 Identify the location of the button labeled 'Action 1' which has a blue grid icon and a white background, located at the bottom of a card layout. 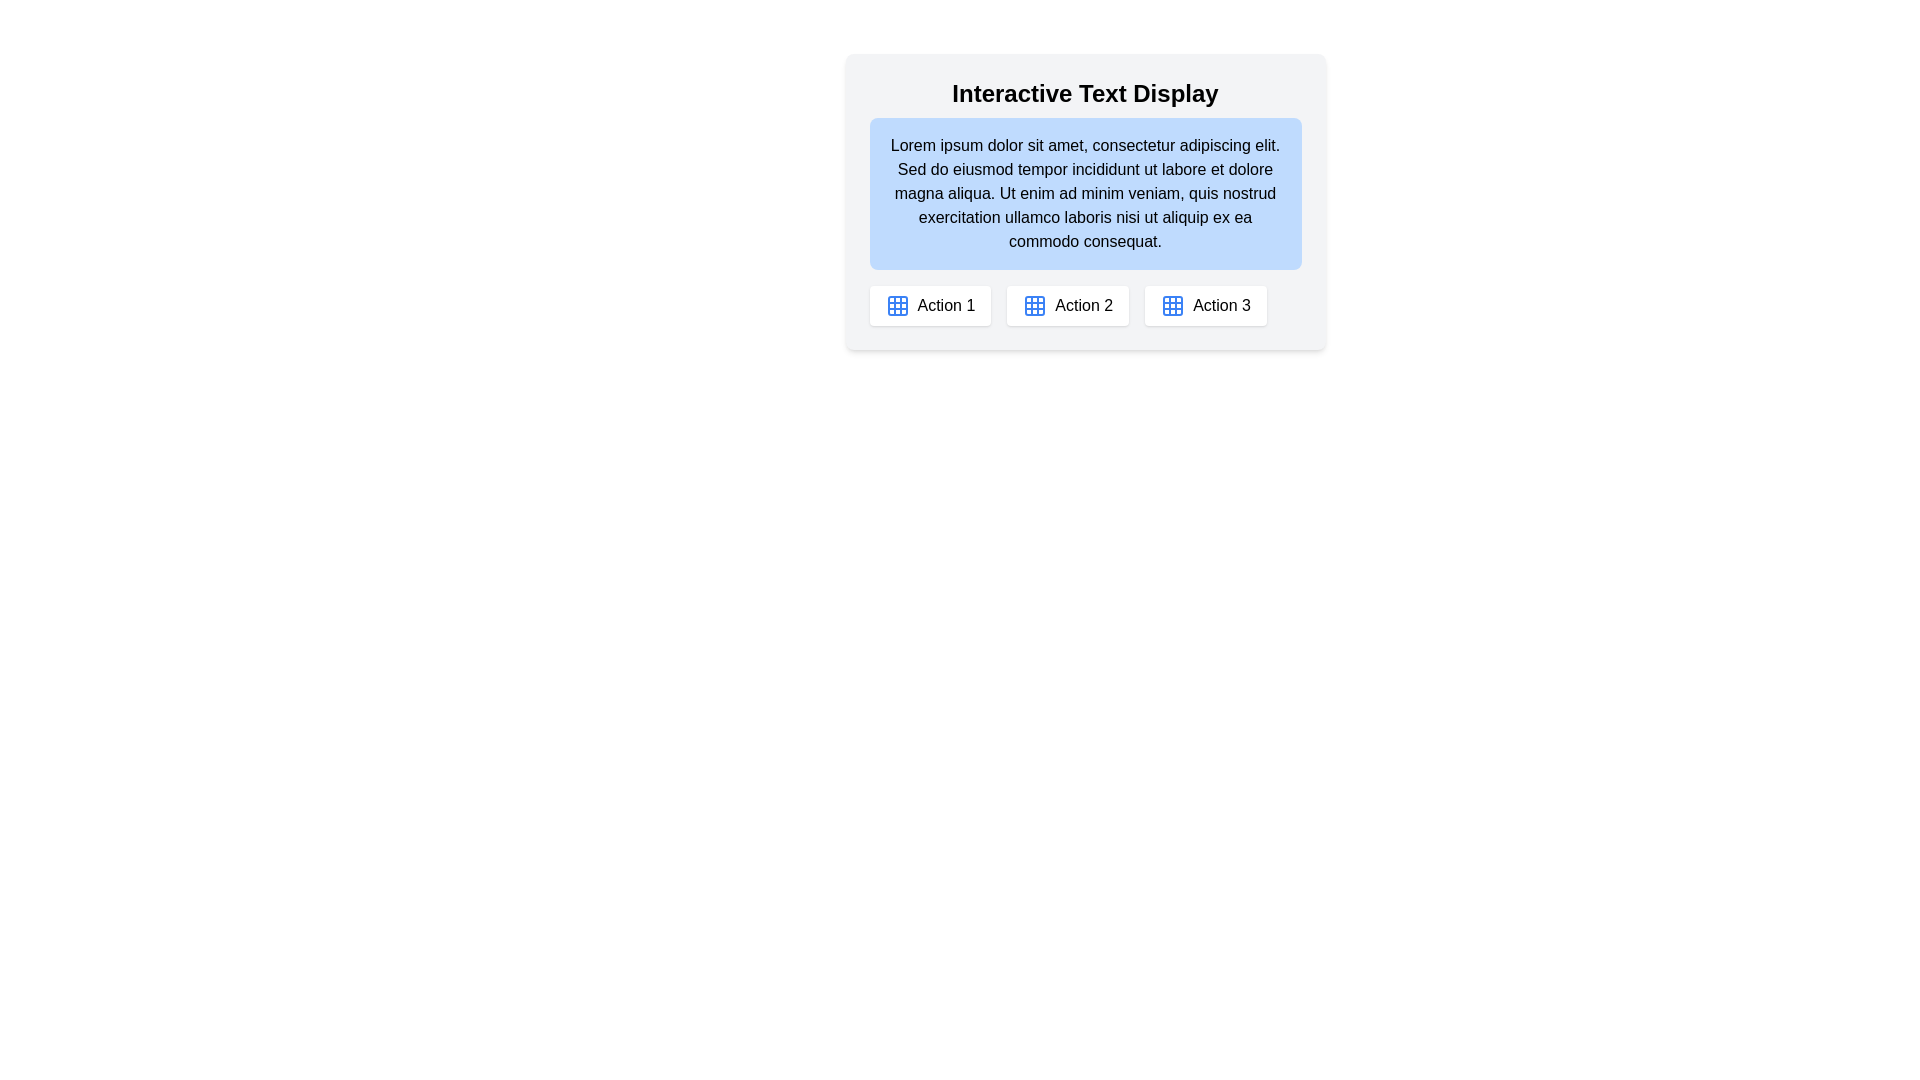
(929, 305).